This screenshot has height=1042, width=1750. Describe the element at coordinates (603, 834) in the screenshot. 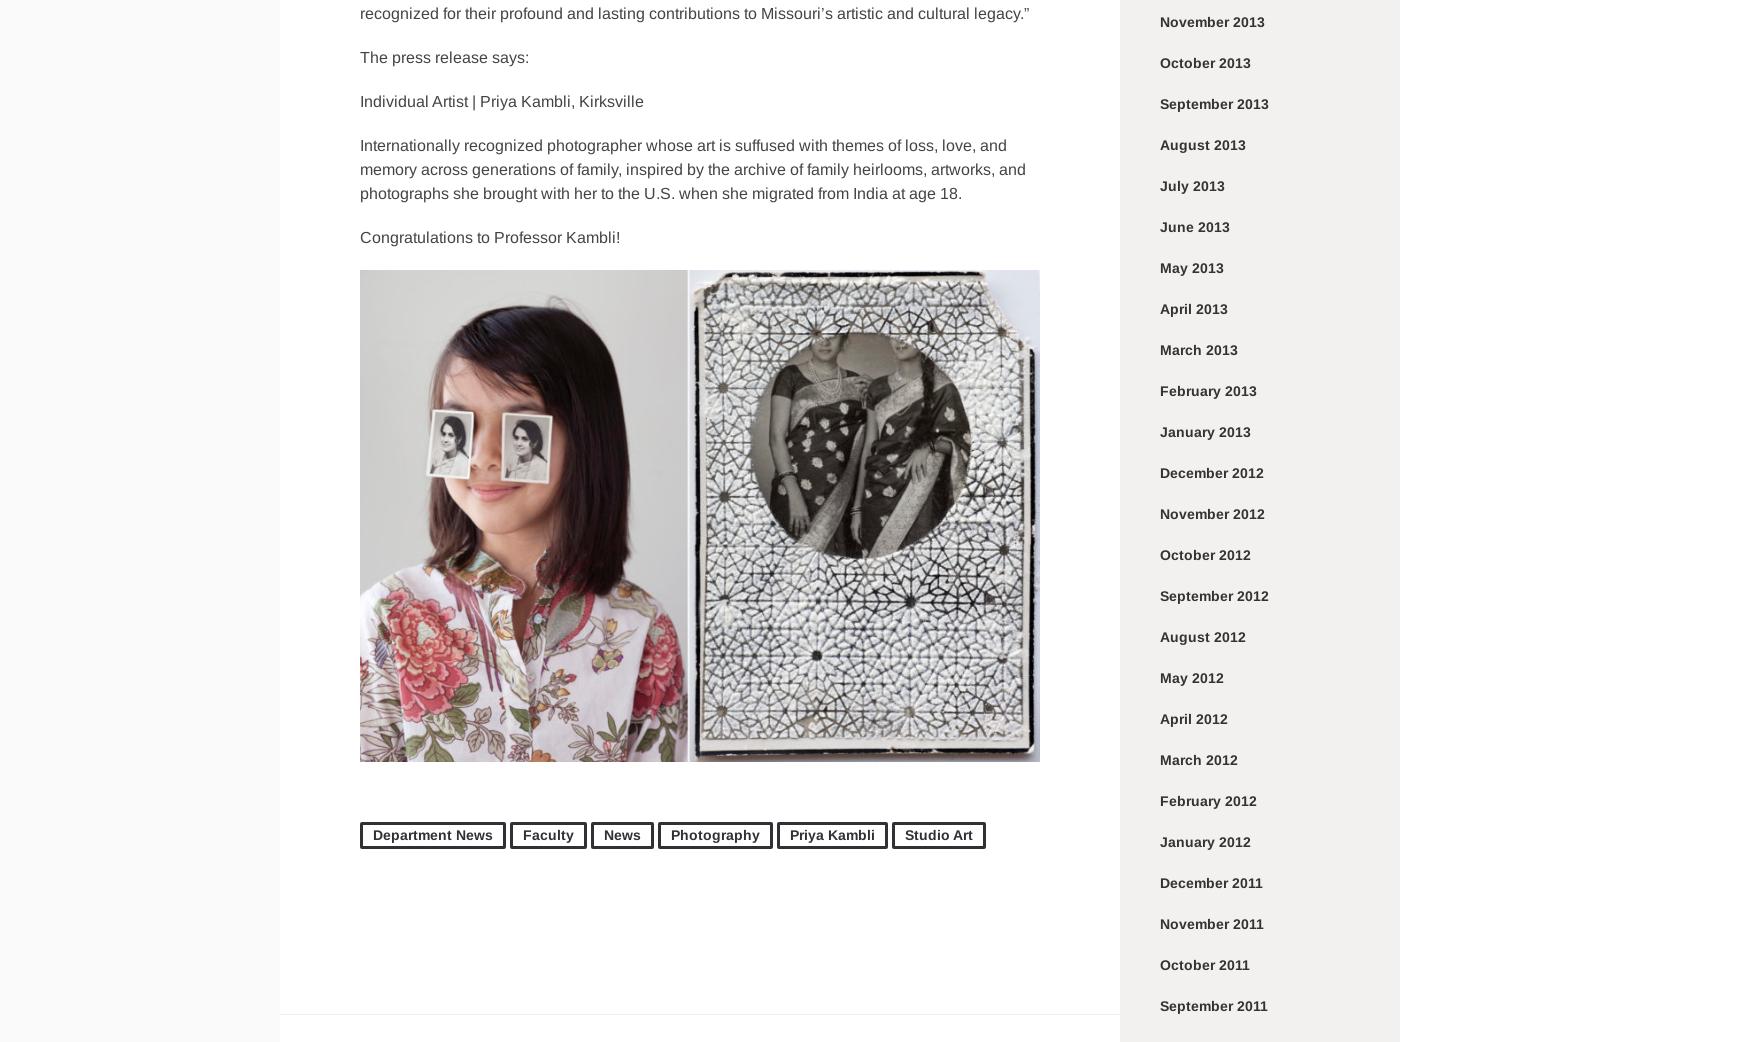

I see `'News'` at that location.